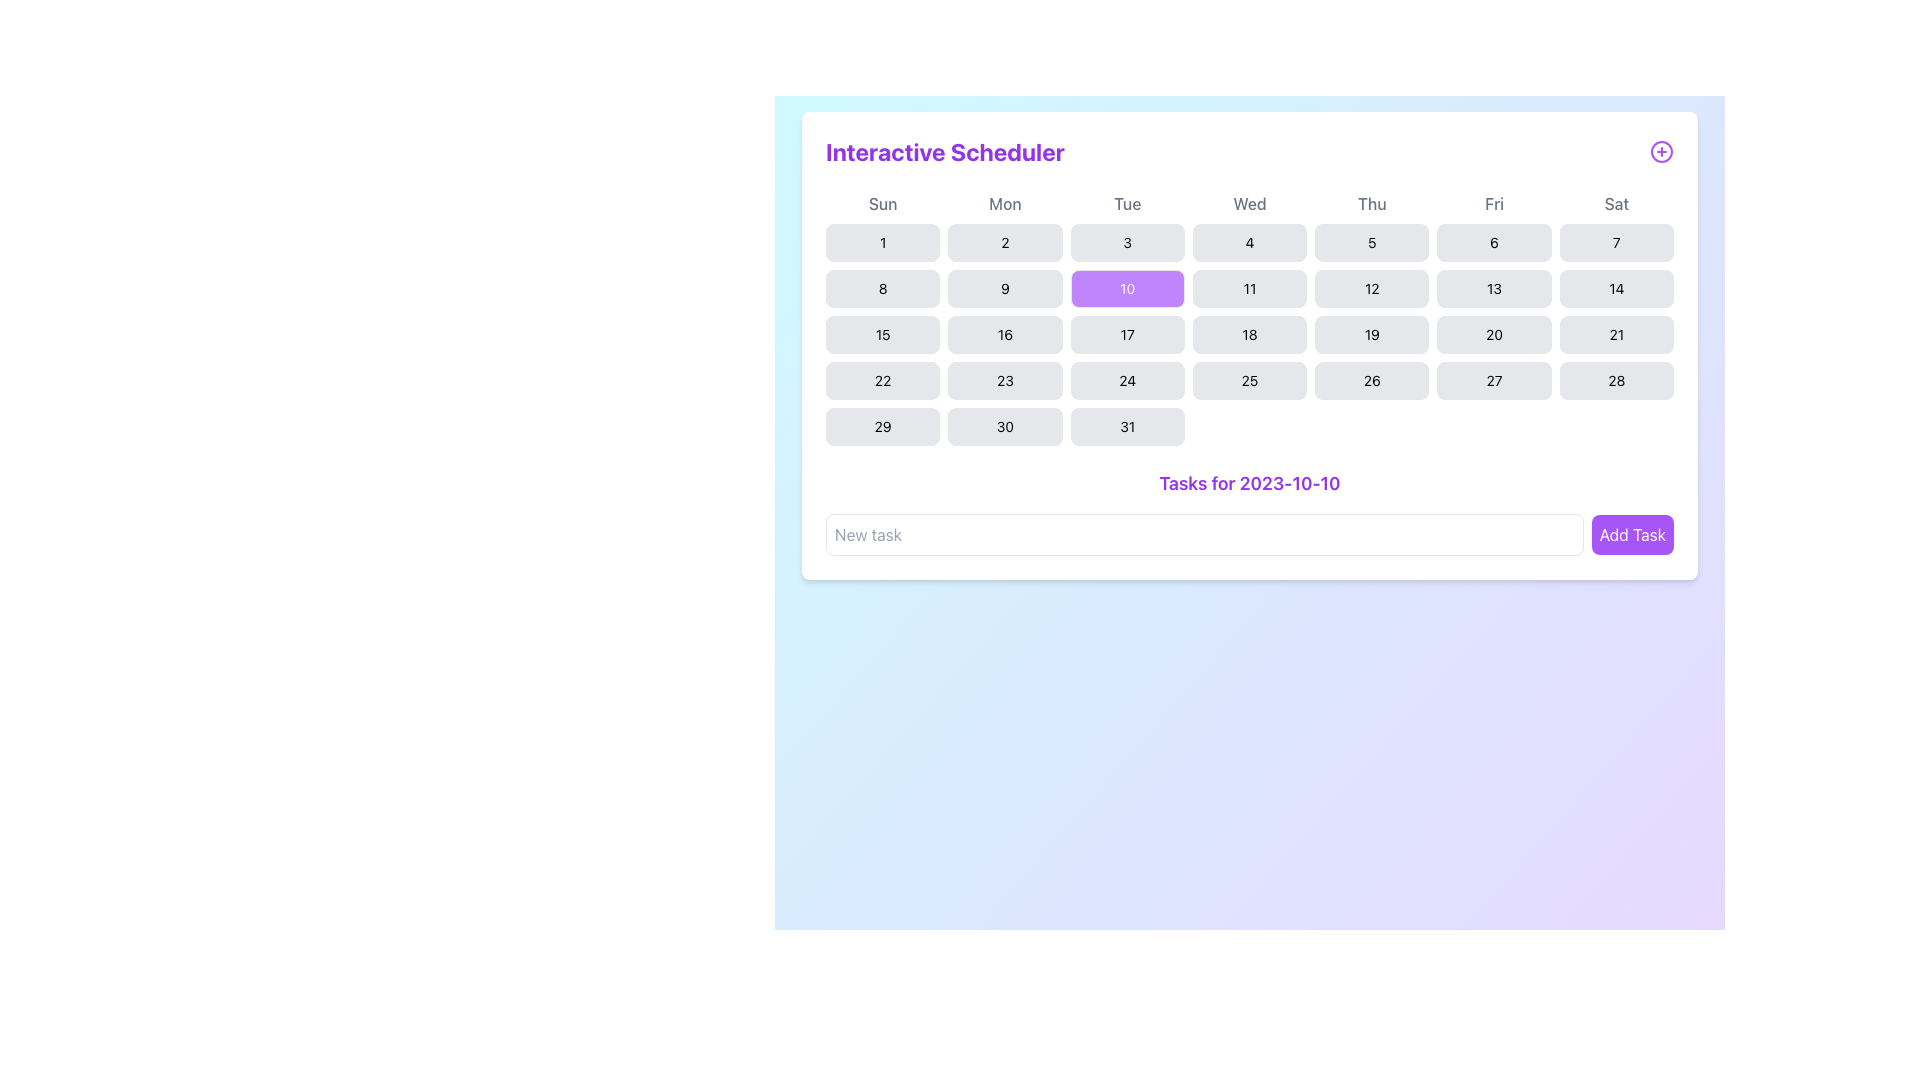 This screenshot has width=1920, height=1080. Describe the element at coordinates (1371, 289) in the screenshot. I see `the rectangular button labeled '12' located under 'Thu' in the calendar grid` at that location.